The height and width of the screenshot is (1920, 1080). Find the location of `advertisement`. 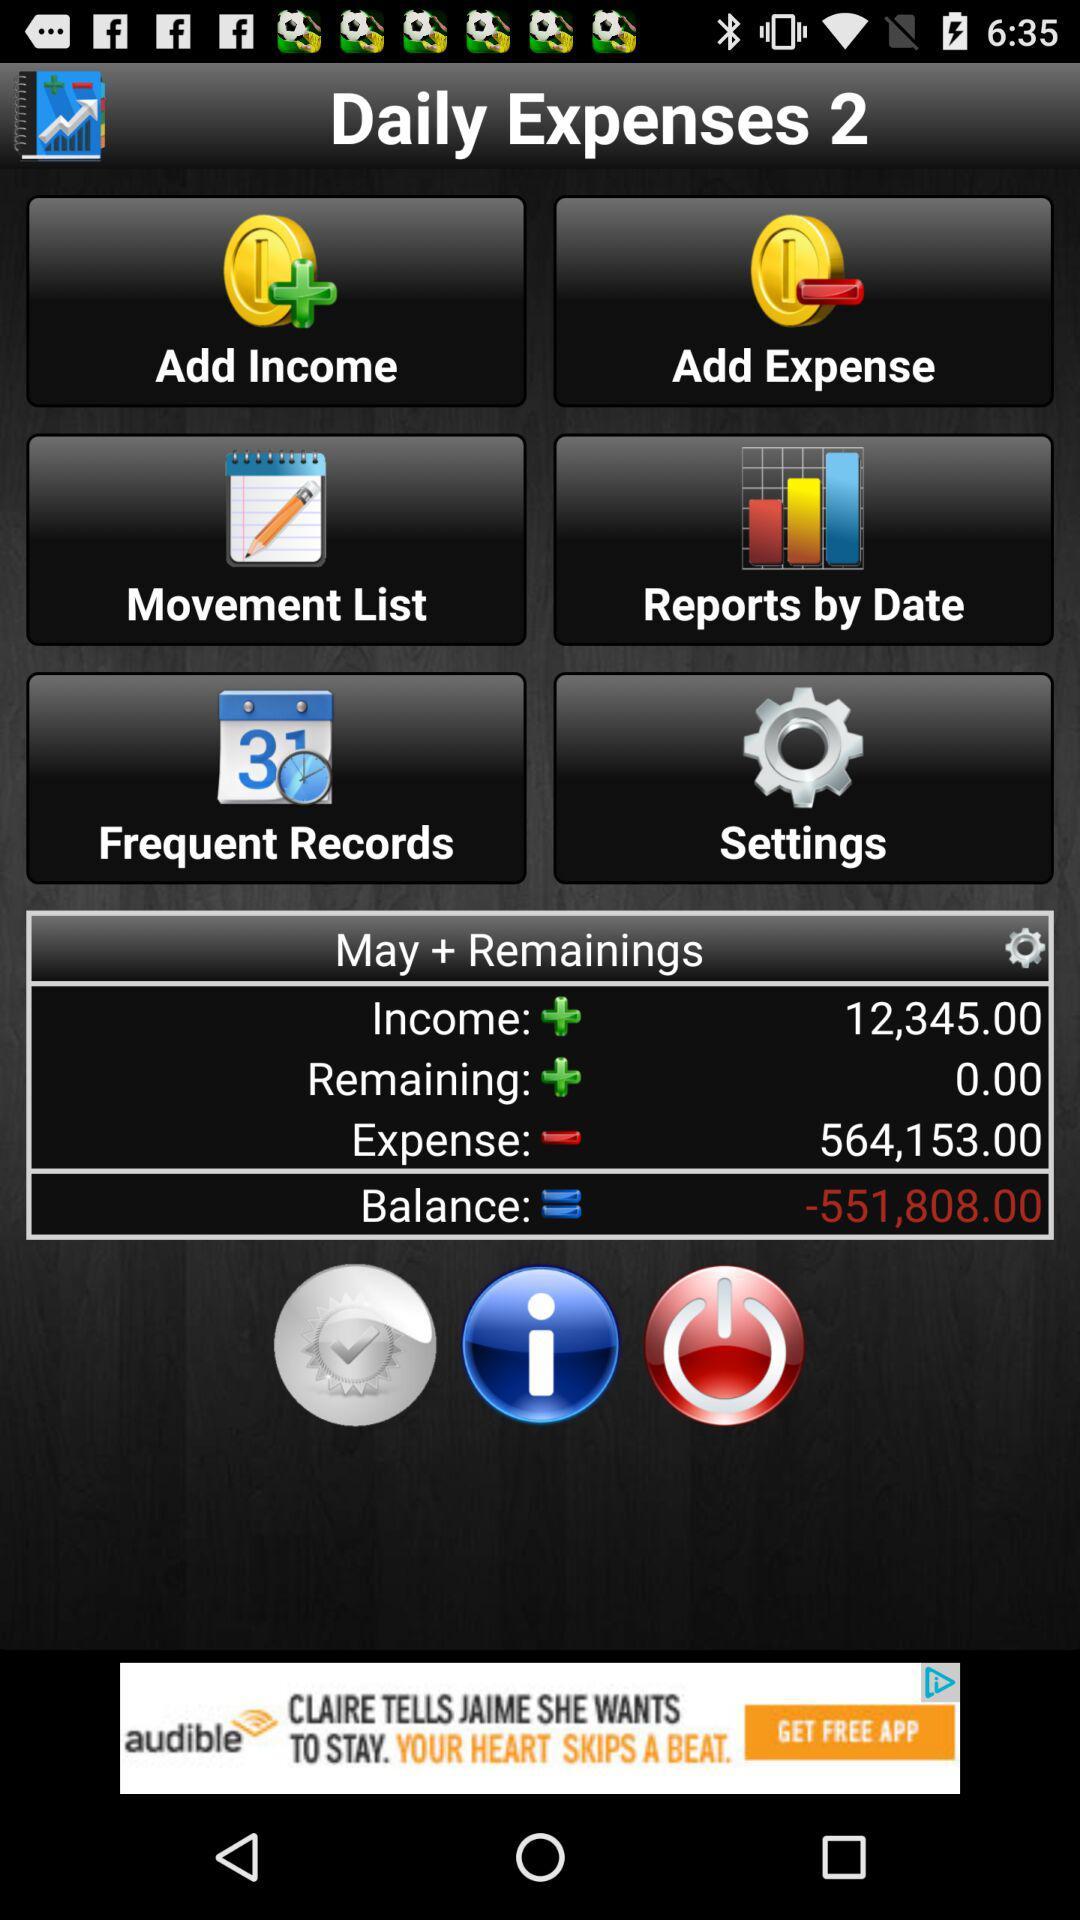

advertisement is located at coordinates (540, 1727).